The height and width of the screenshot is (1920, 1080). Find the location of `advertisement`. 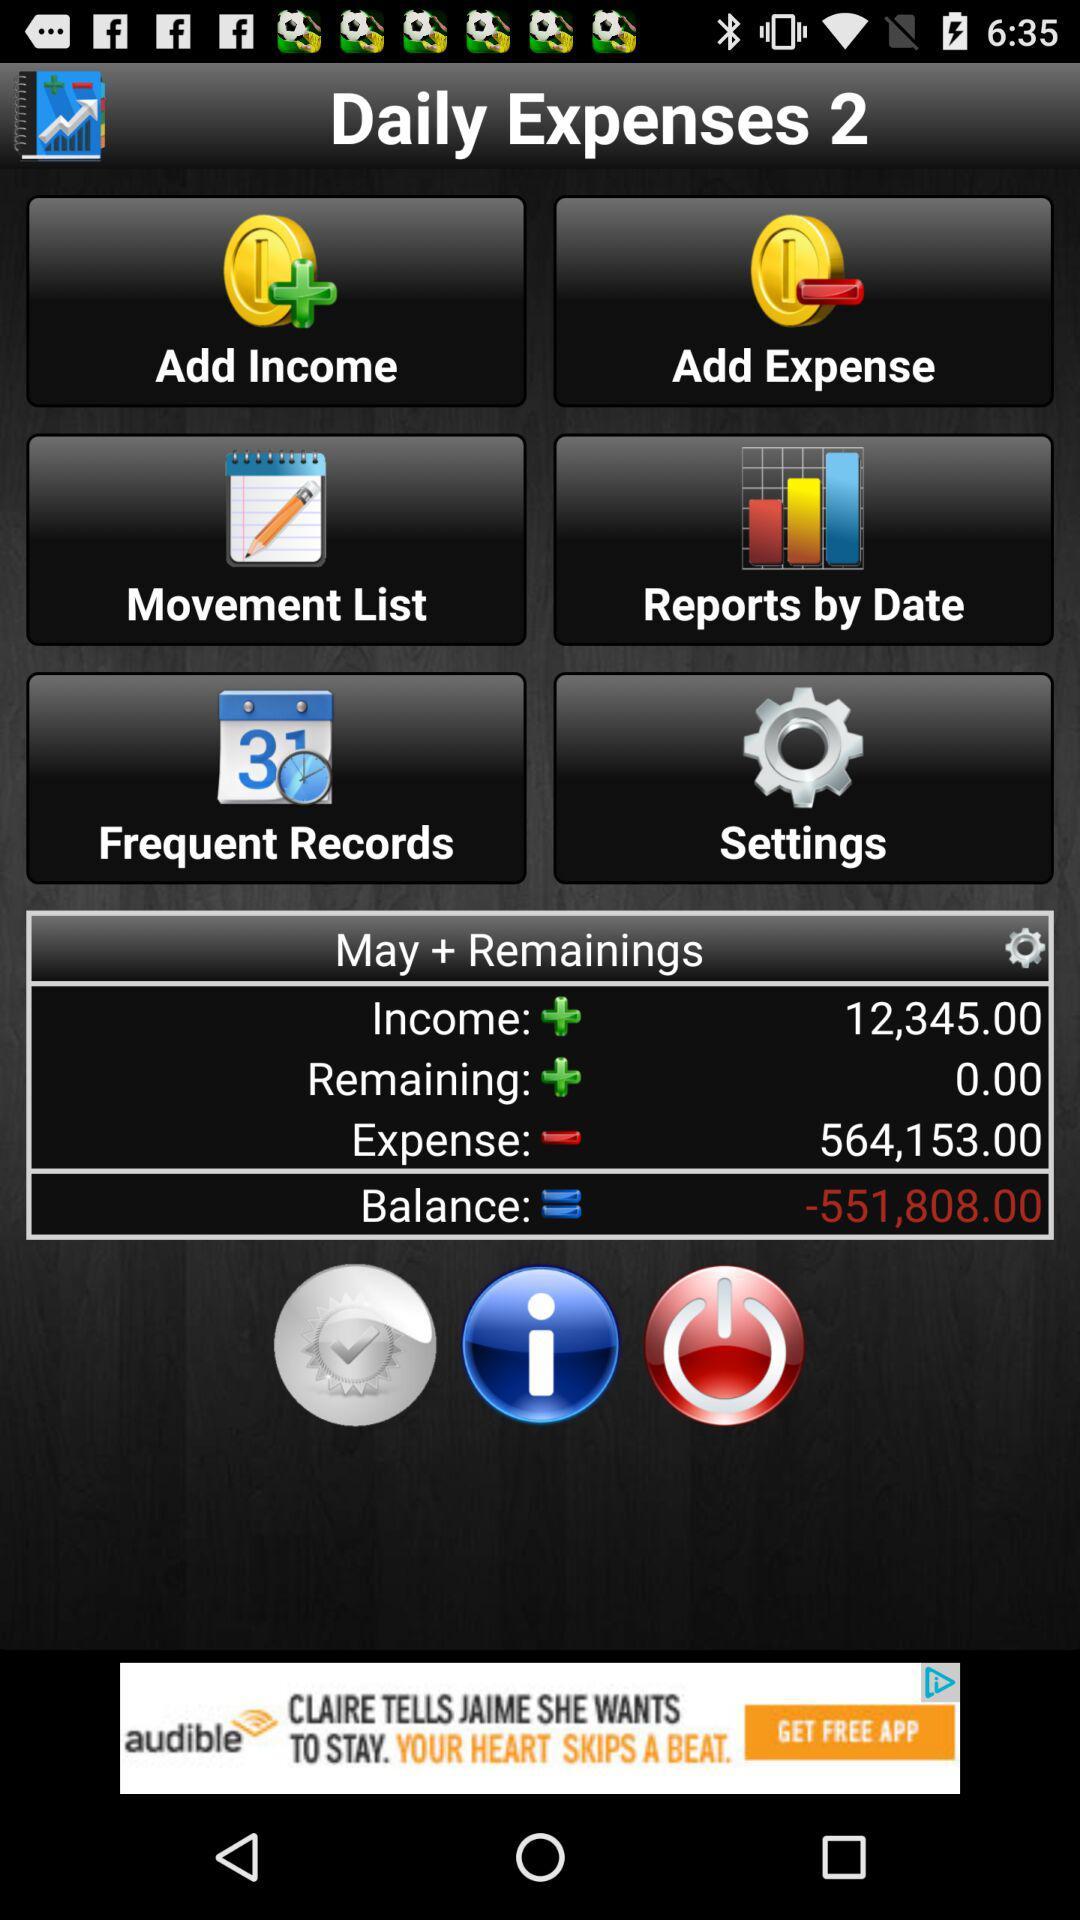

advertisement is located at coordinates (540, 1727).